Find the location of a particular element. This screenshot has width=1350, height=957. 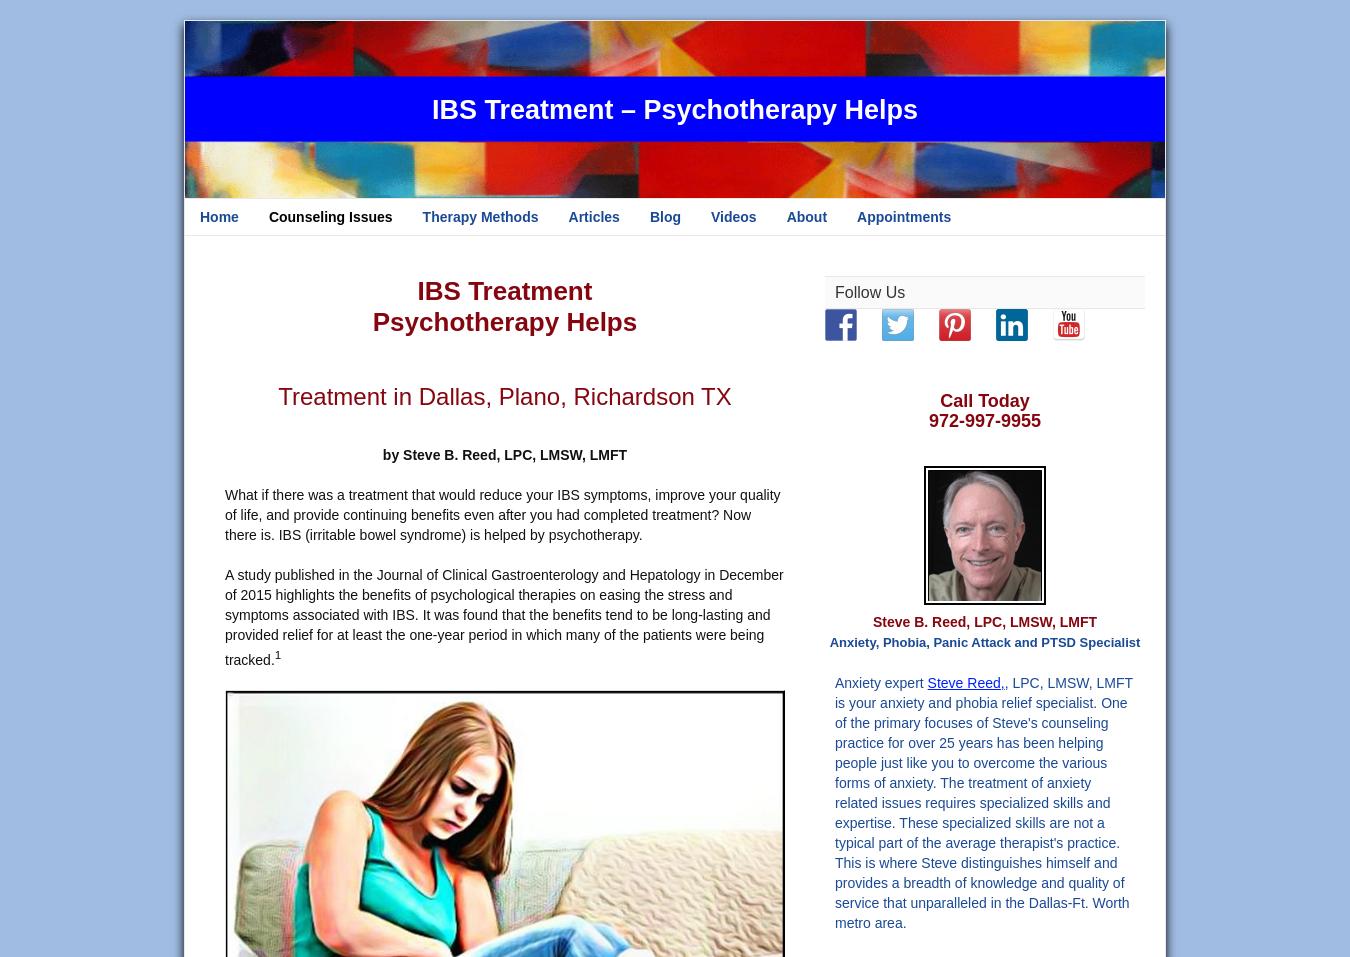

'Anxiety, Phobia, Panic Attack and PTSD  Specialist' is located at coordinates (983, 641).